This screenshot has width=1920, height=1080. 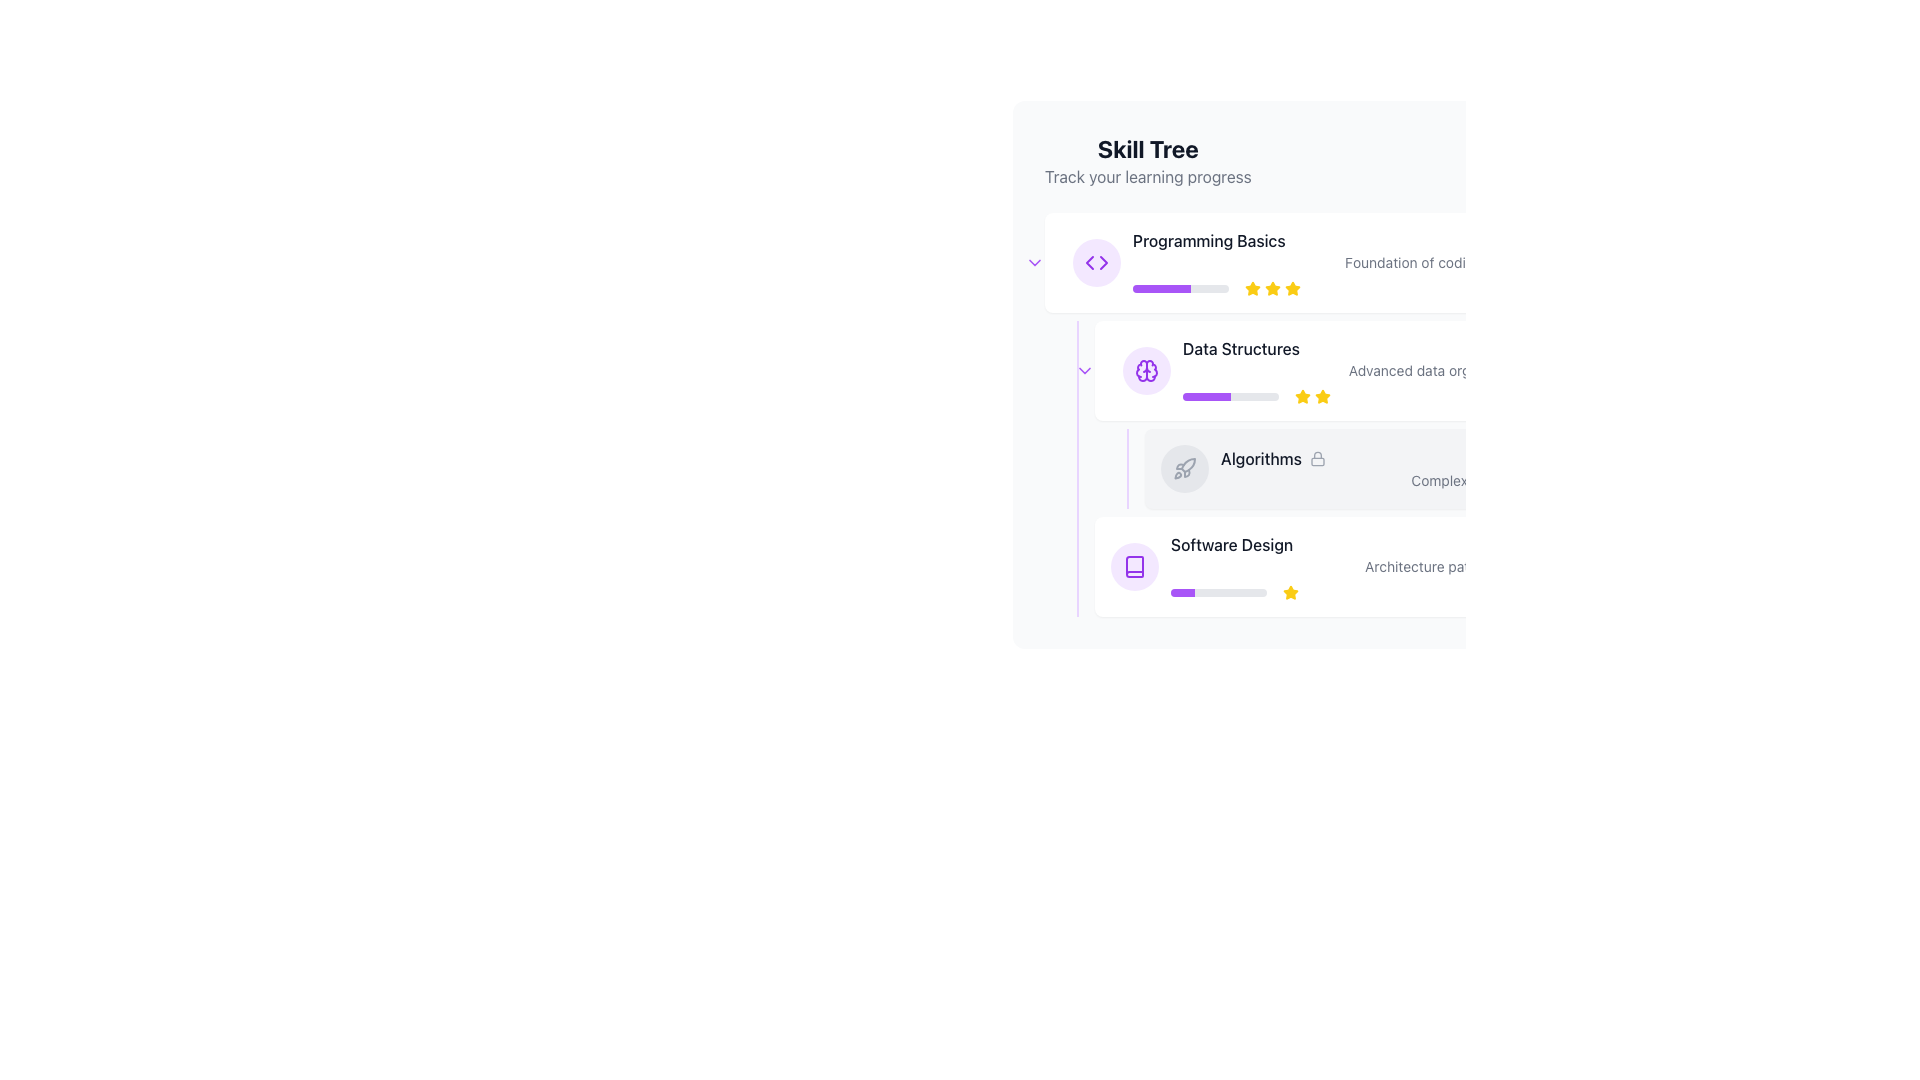 I want to click on the static decorative icon representing the 'Programming Basics' skill, located as the first icon on the left side of the card in the 'Skill Tree' section, so click(x=1096, y=261).